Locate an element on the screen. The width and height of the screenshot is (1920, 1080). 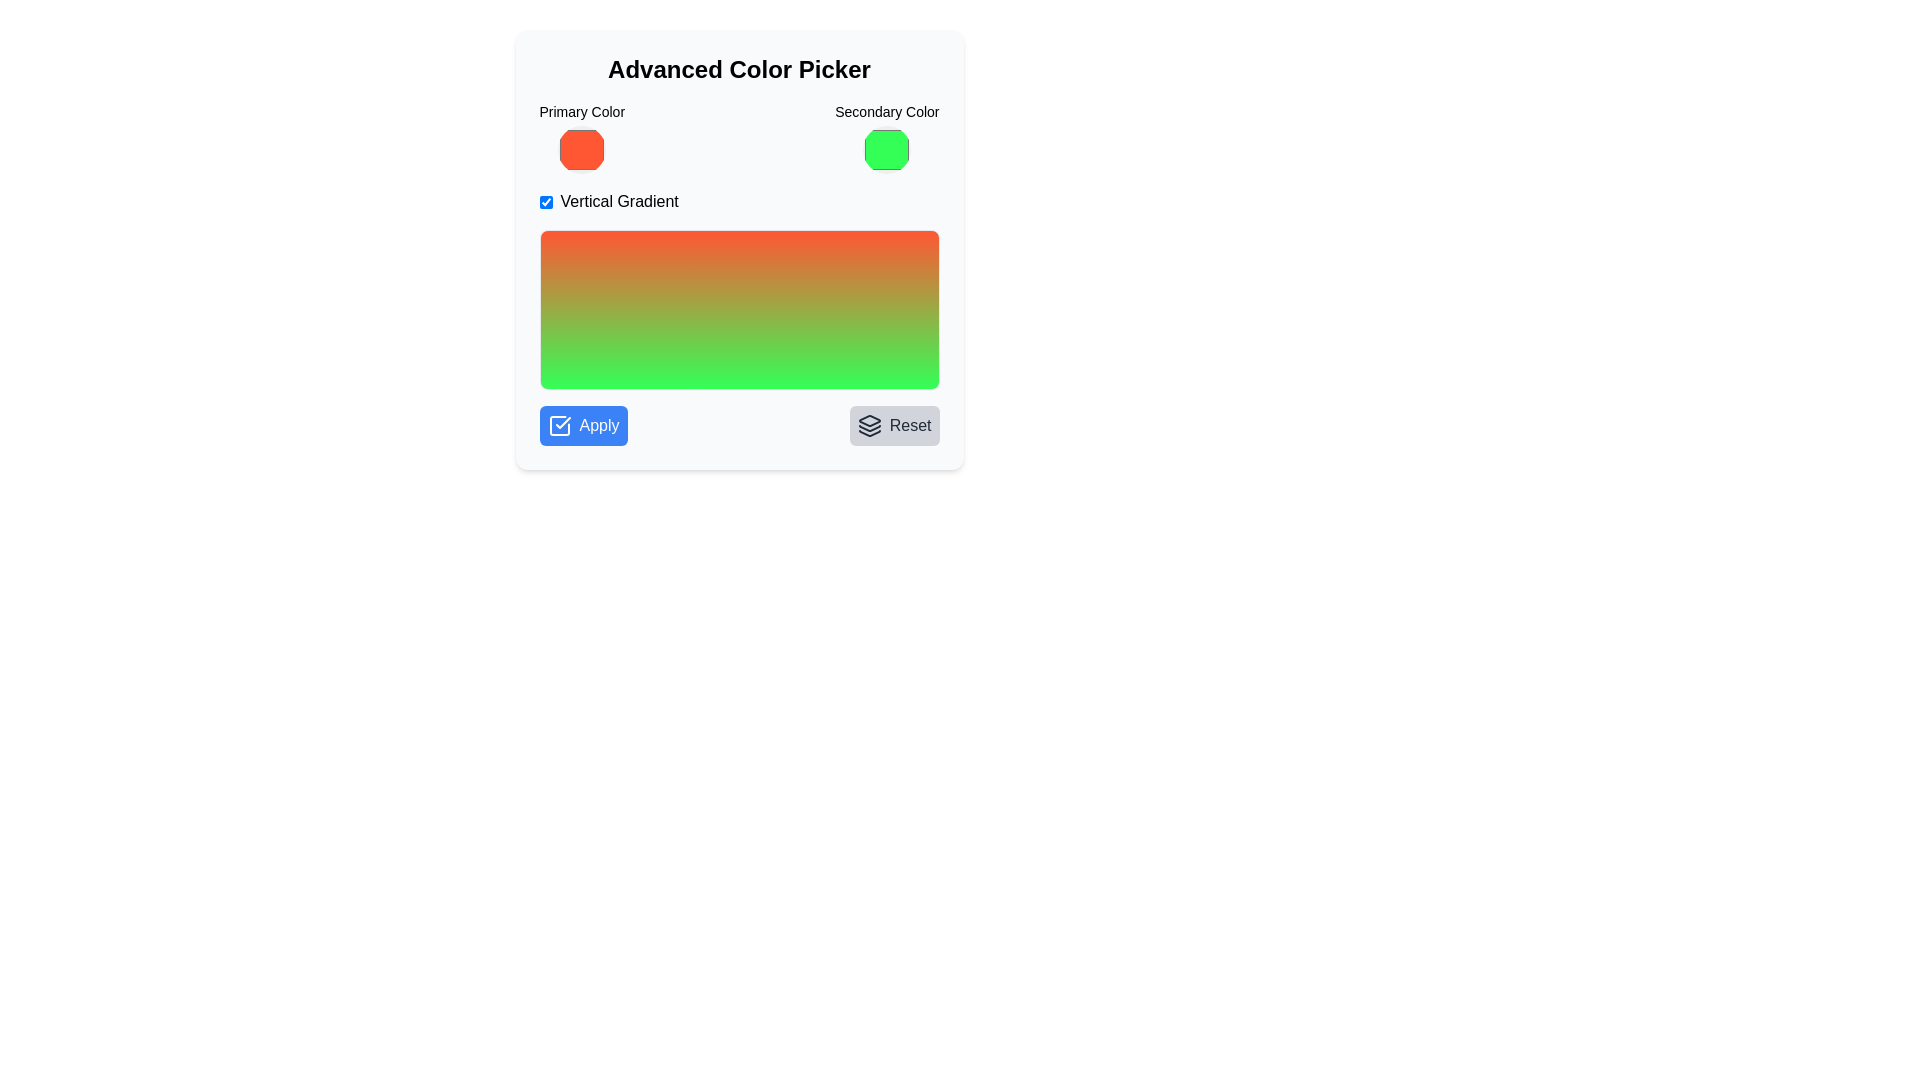
the decorative icon that visually indicates the action associated with the 'Apply' button, located to the left of its text label is located at coordinates (559, 424).